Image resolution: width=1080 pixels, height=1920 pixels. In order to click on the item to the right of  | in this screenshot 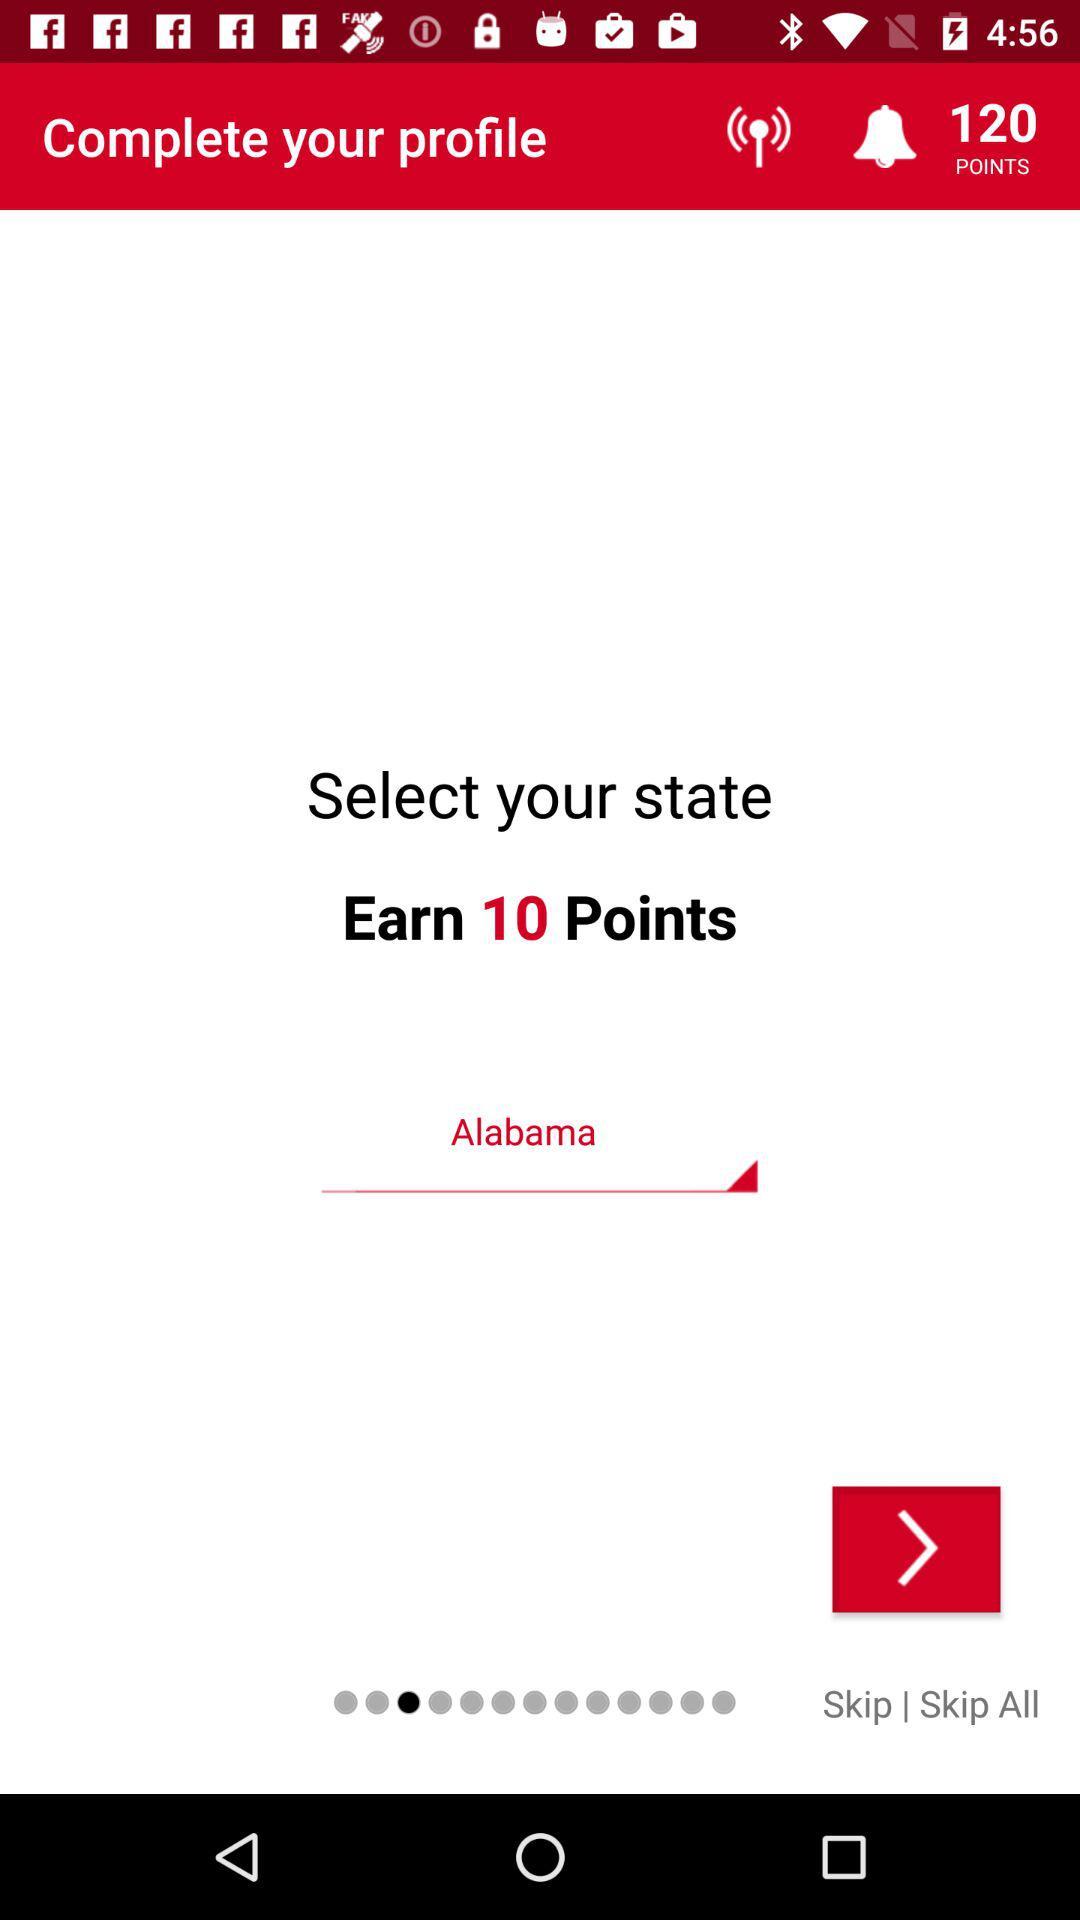, I will do `click(978, 1702)`.